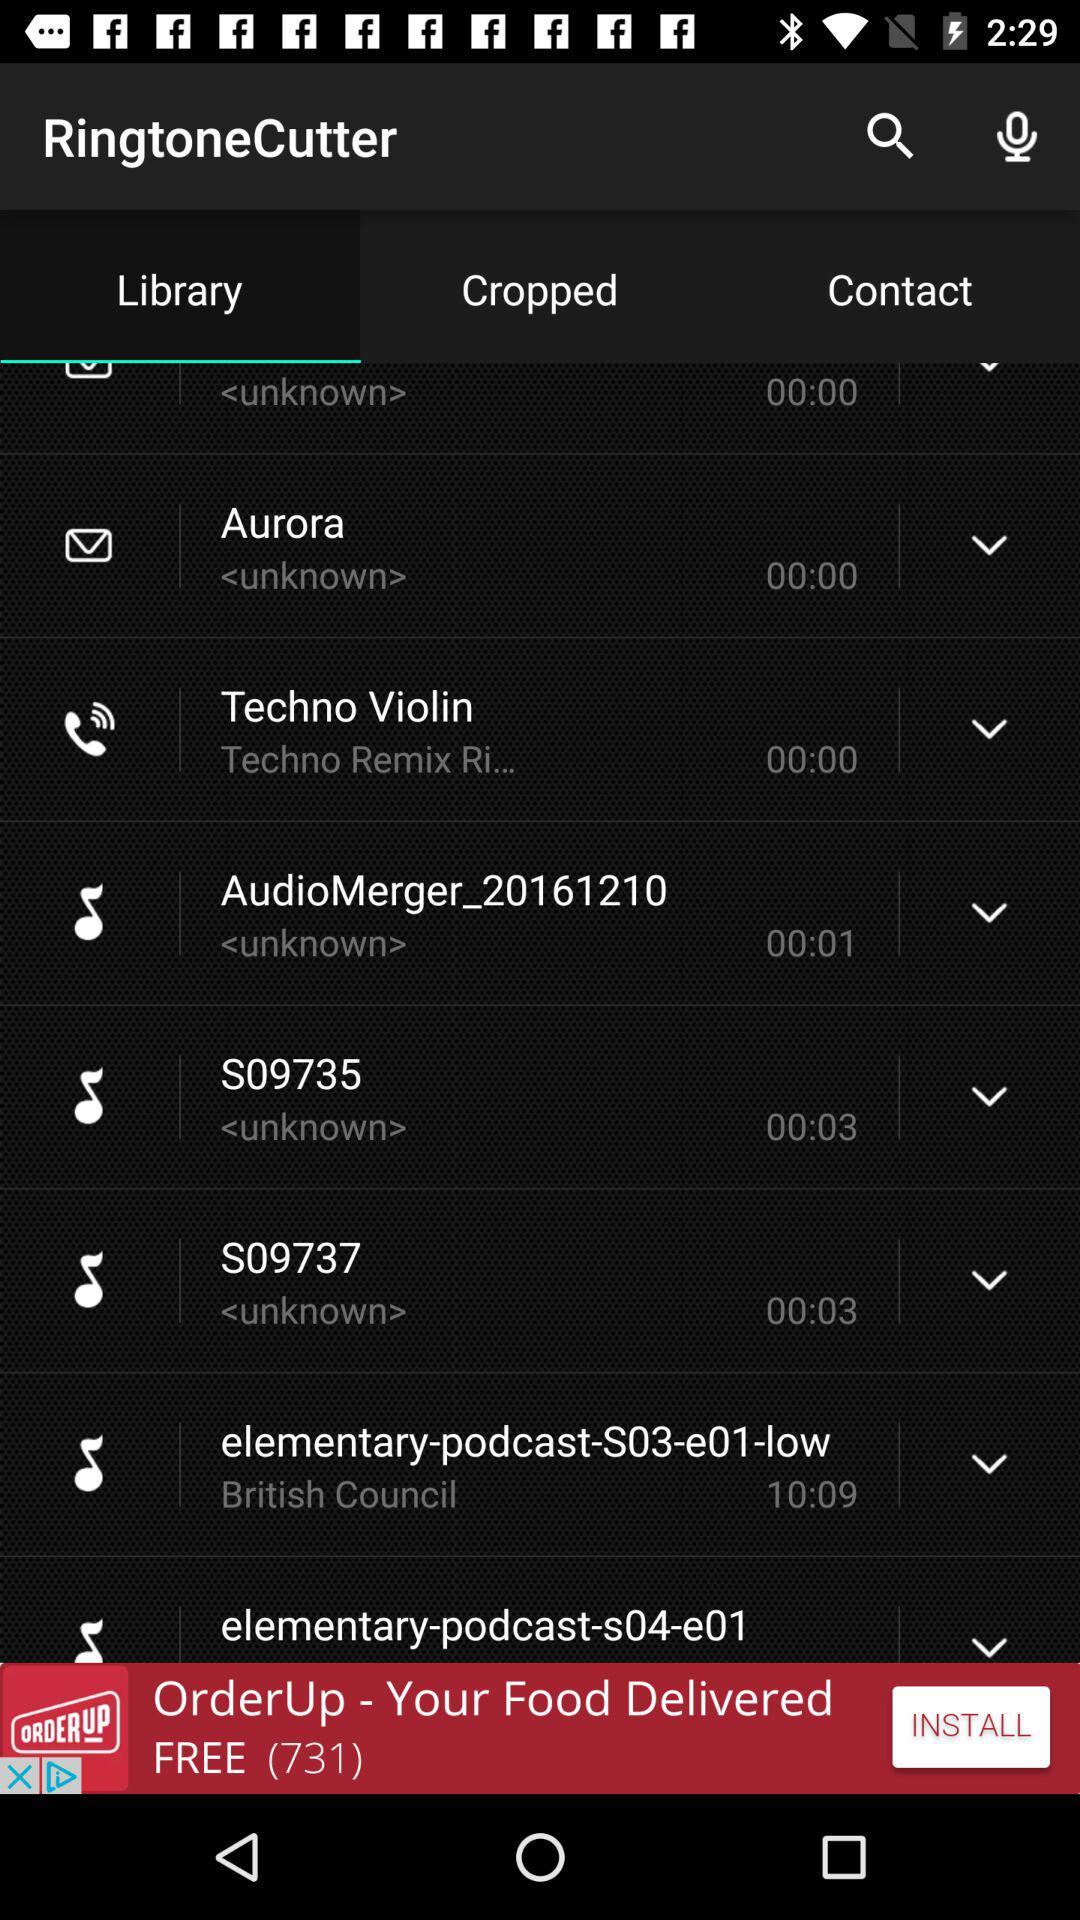 This screenshot has height=1920, width=1080. Describe the element at coordinates (540, 1727) in the screenshot. I see `the picture` at that location.